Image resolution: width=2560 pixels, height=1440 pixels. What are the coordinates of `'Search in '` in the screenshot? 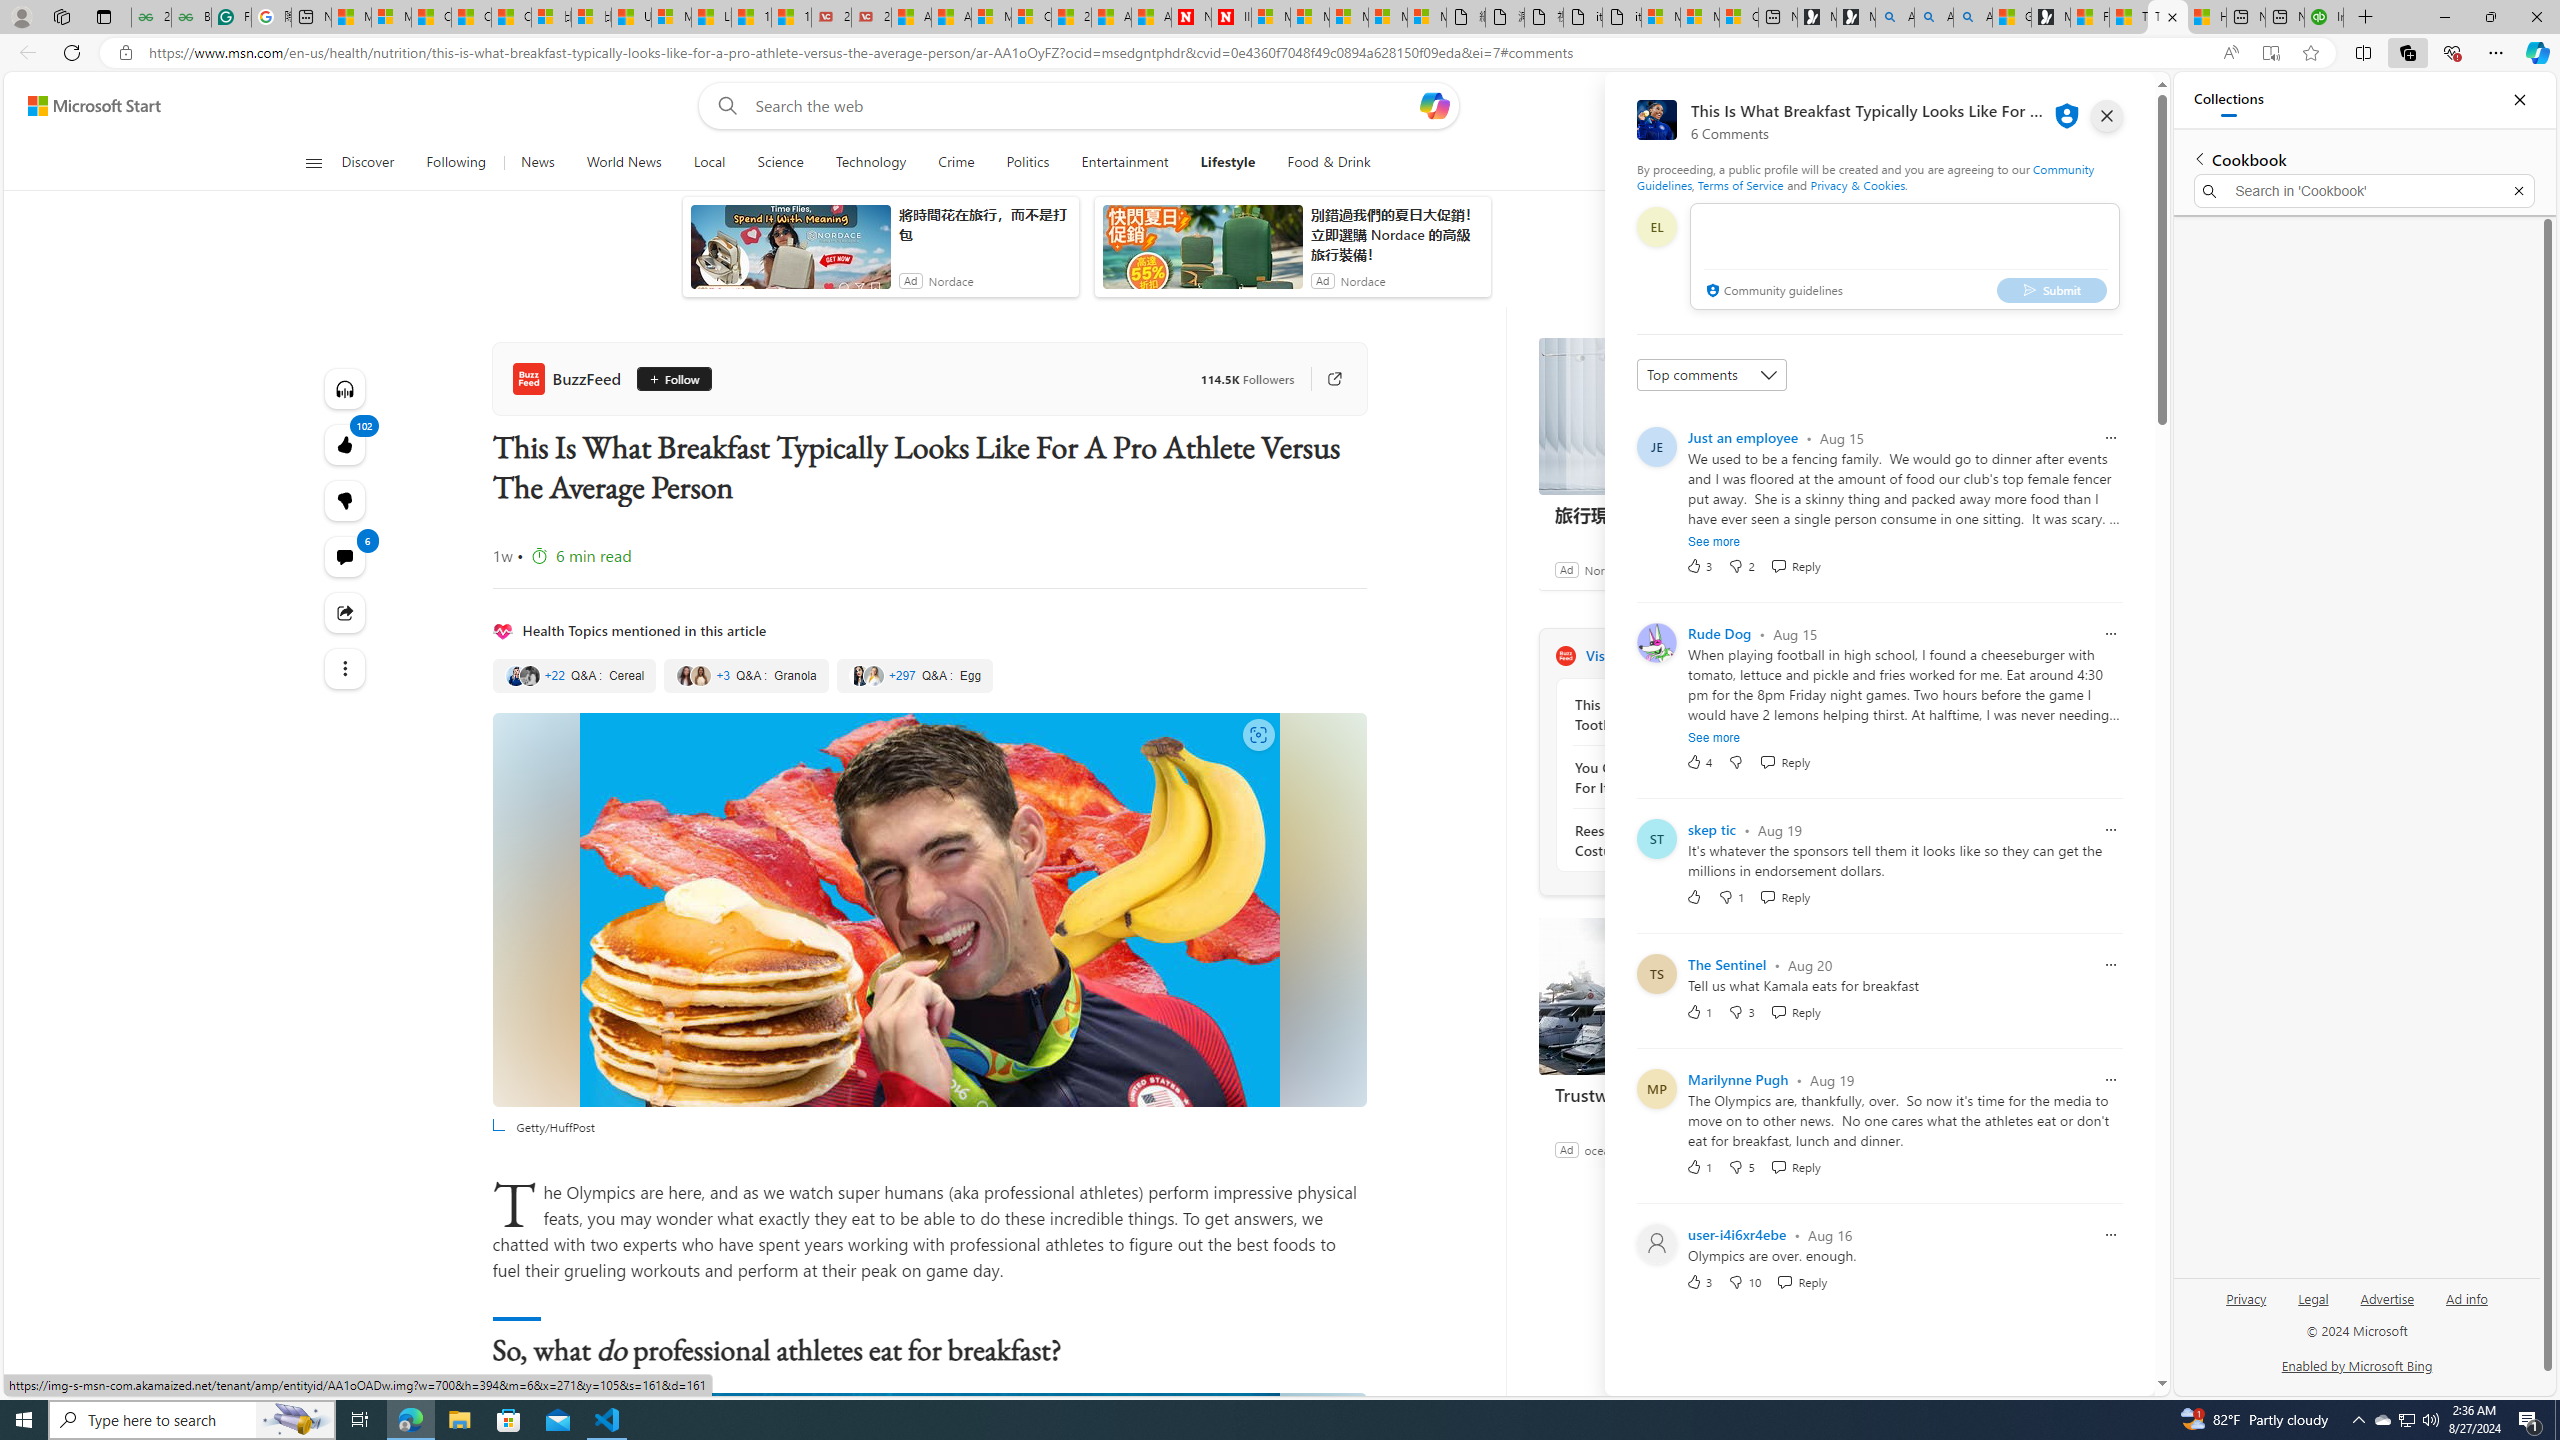 It's located at (2364, 191).